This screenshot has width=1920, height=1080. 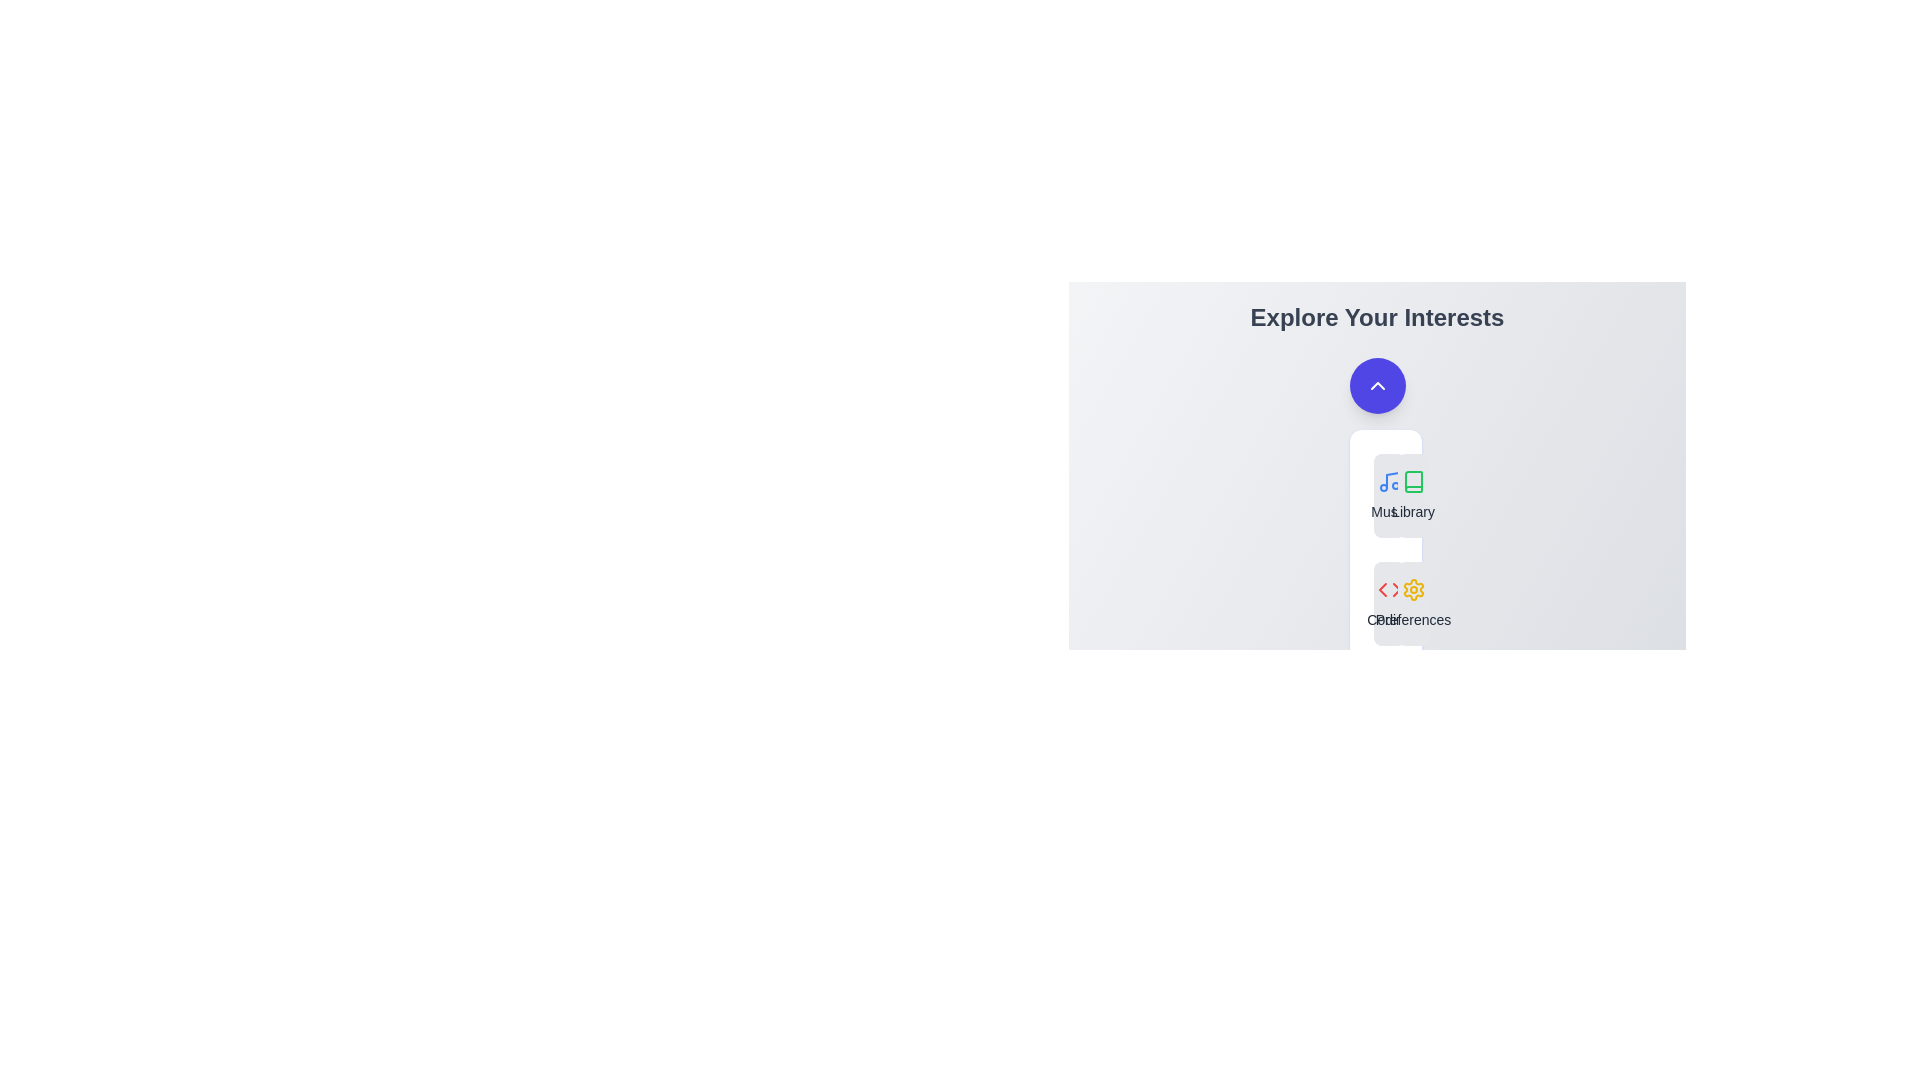 What do you see at coordinates (1412, 495) in the screenshot?
I see `the feature Library from the menu` at bounding box center [1412, 495].